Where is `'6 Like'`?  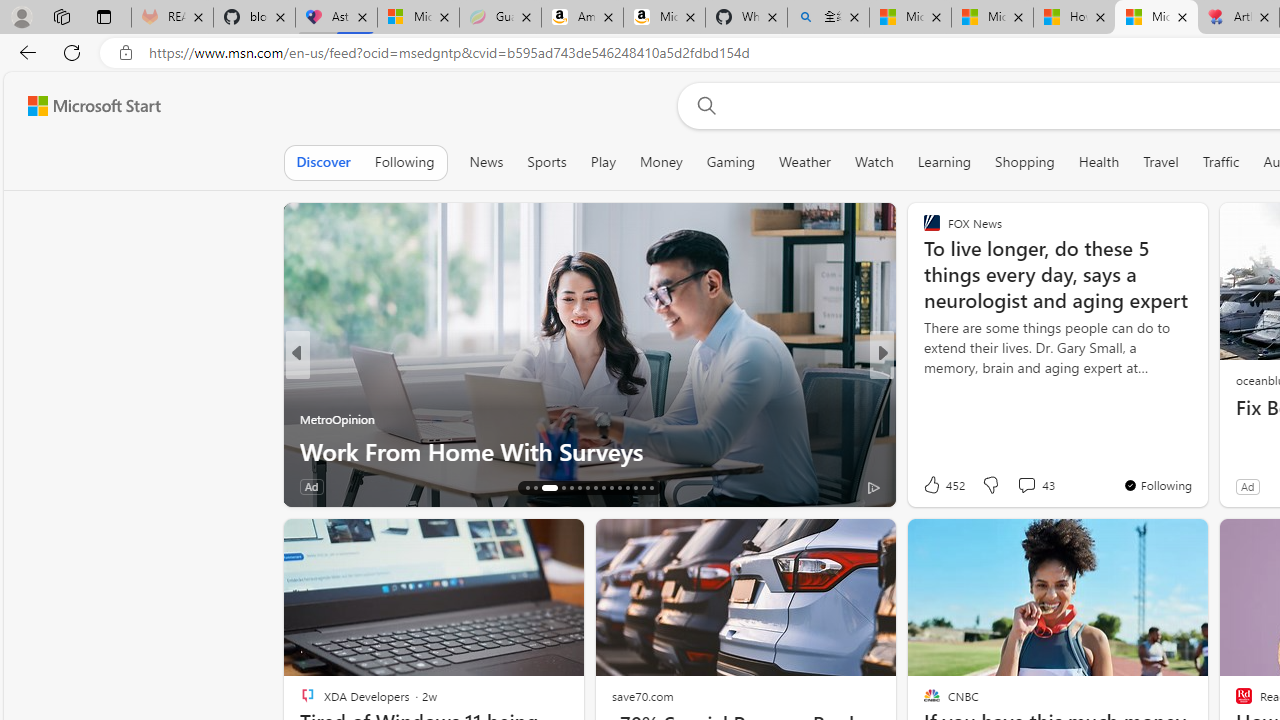
'6 Like' is located at coordinates (929, 486).